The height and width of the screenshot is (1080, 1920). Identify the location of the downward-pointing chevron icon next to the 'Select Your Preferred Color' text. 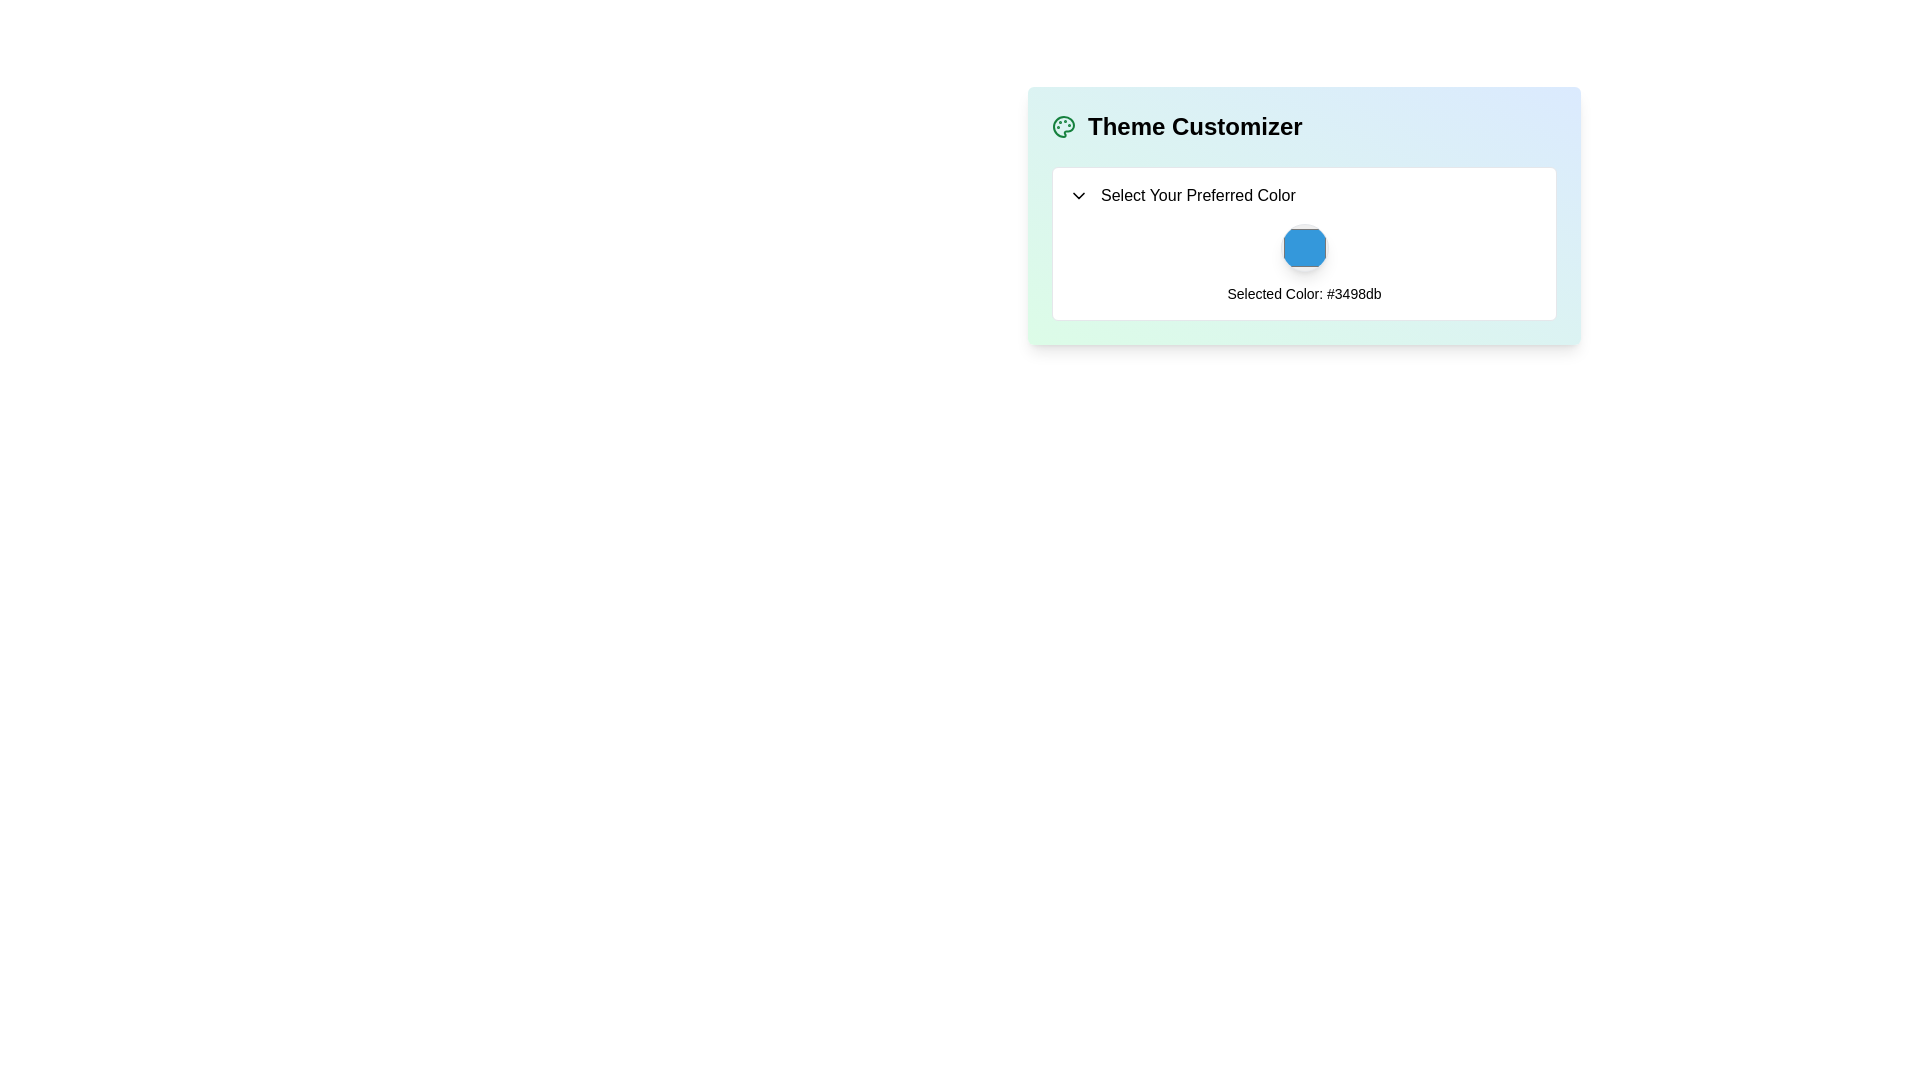
(1078, 196).